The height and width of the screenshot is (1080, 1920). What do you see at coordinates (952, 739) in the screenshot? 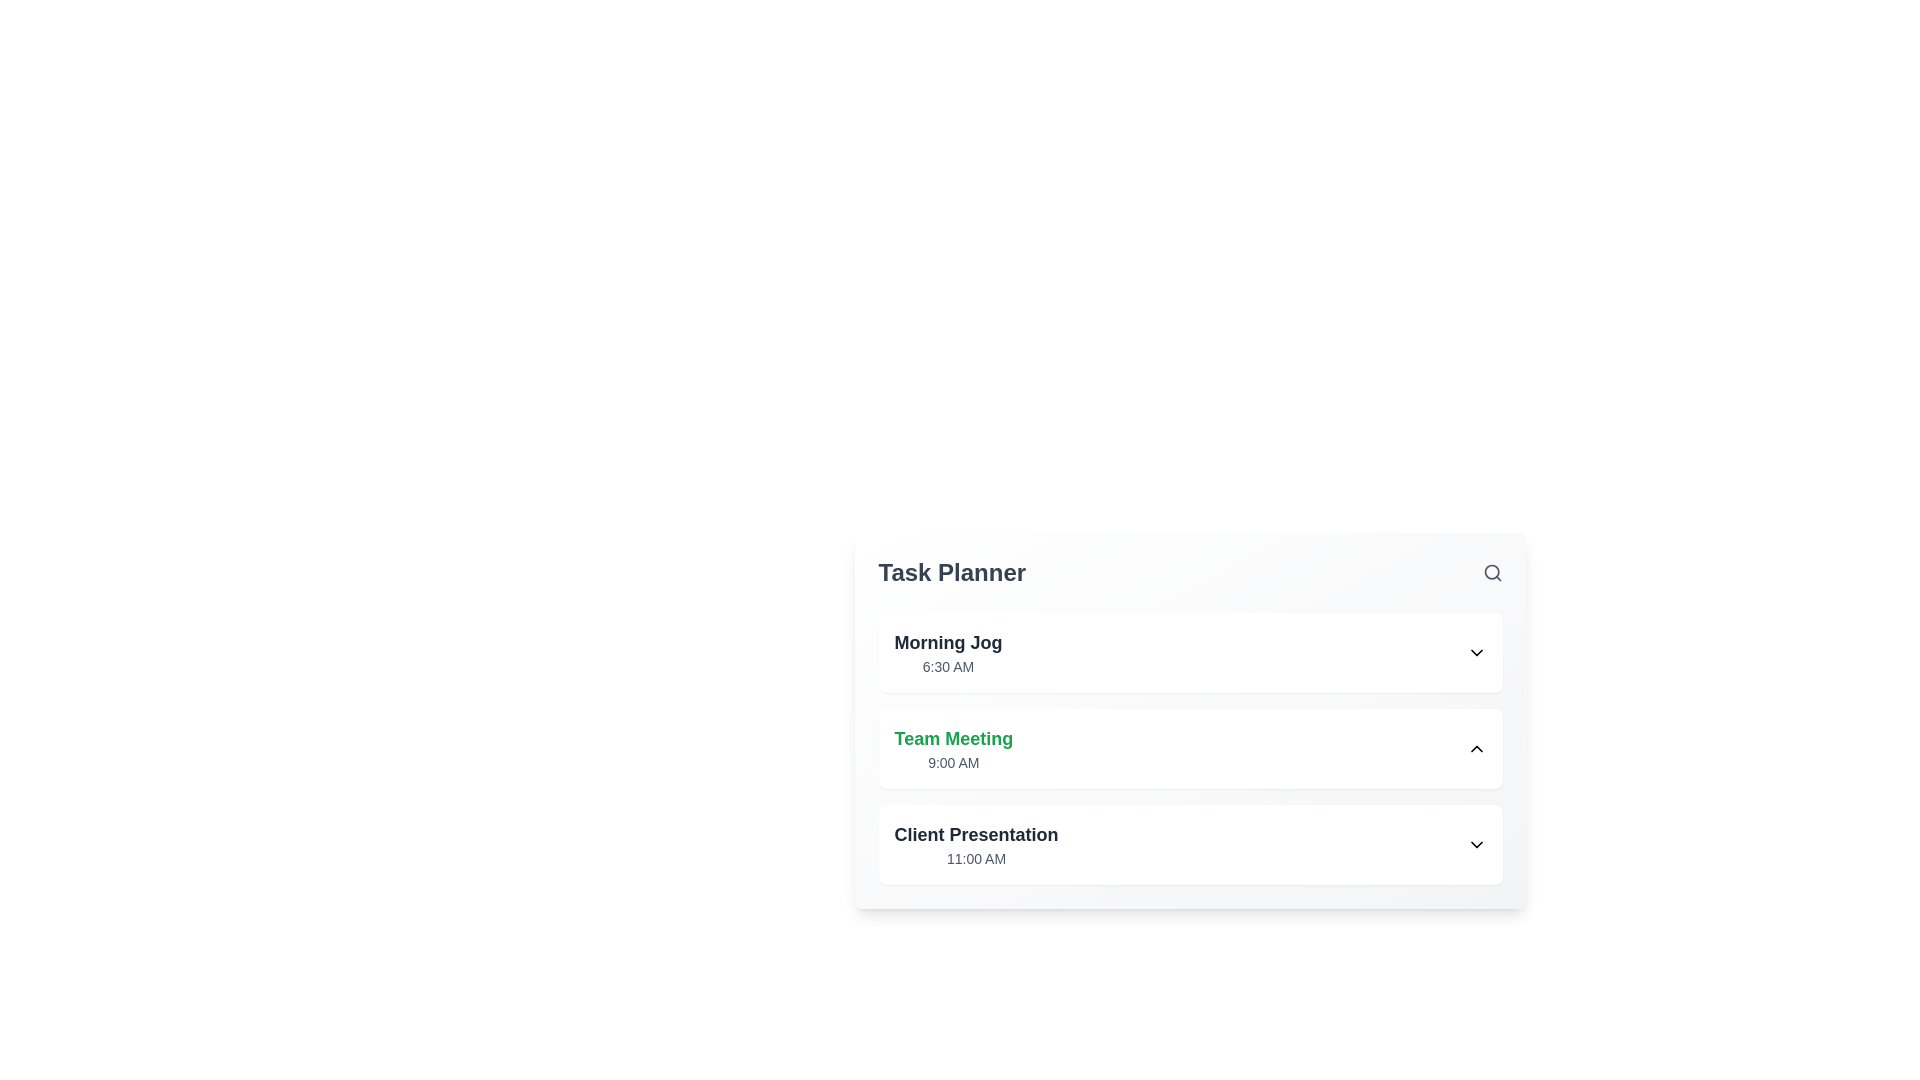
I see `the text label that serves as the title for the second event in the vertical list of events, positioned between 'Morning Jog' and 'Client Presentation'` at bounding box center [952, 739].